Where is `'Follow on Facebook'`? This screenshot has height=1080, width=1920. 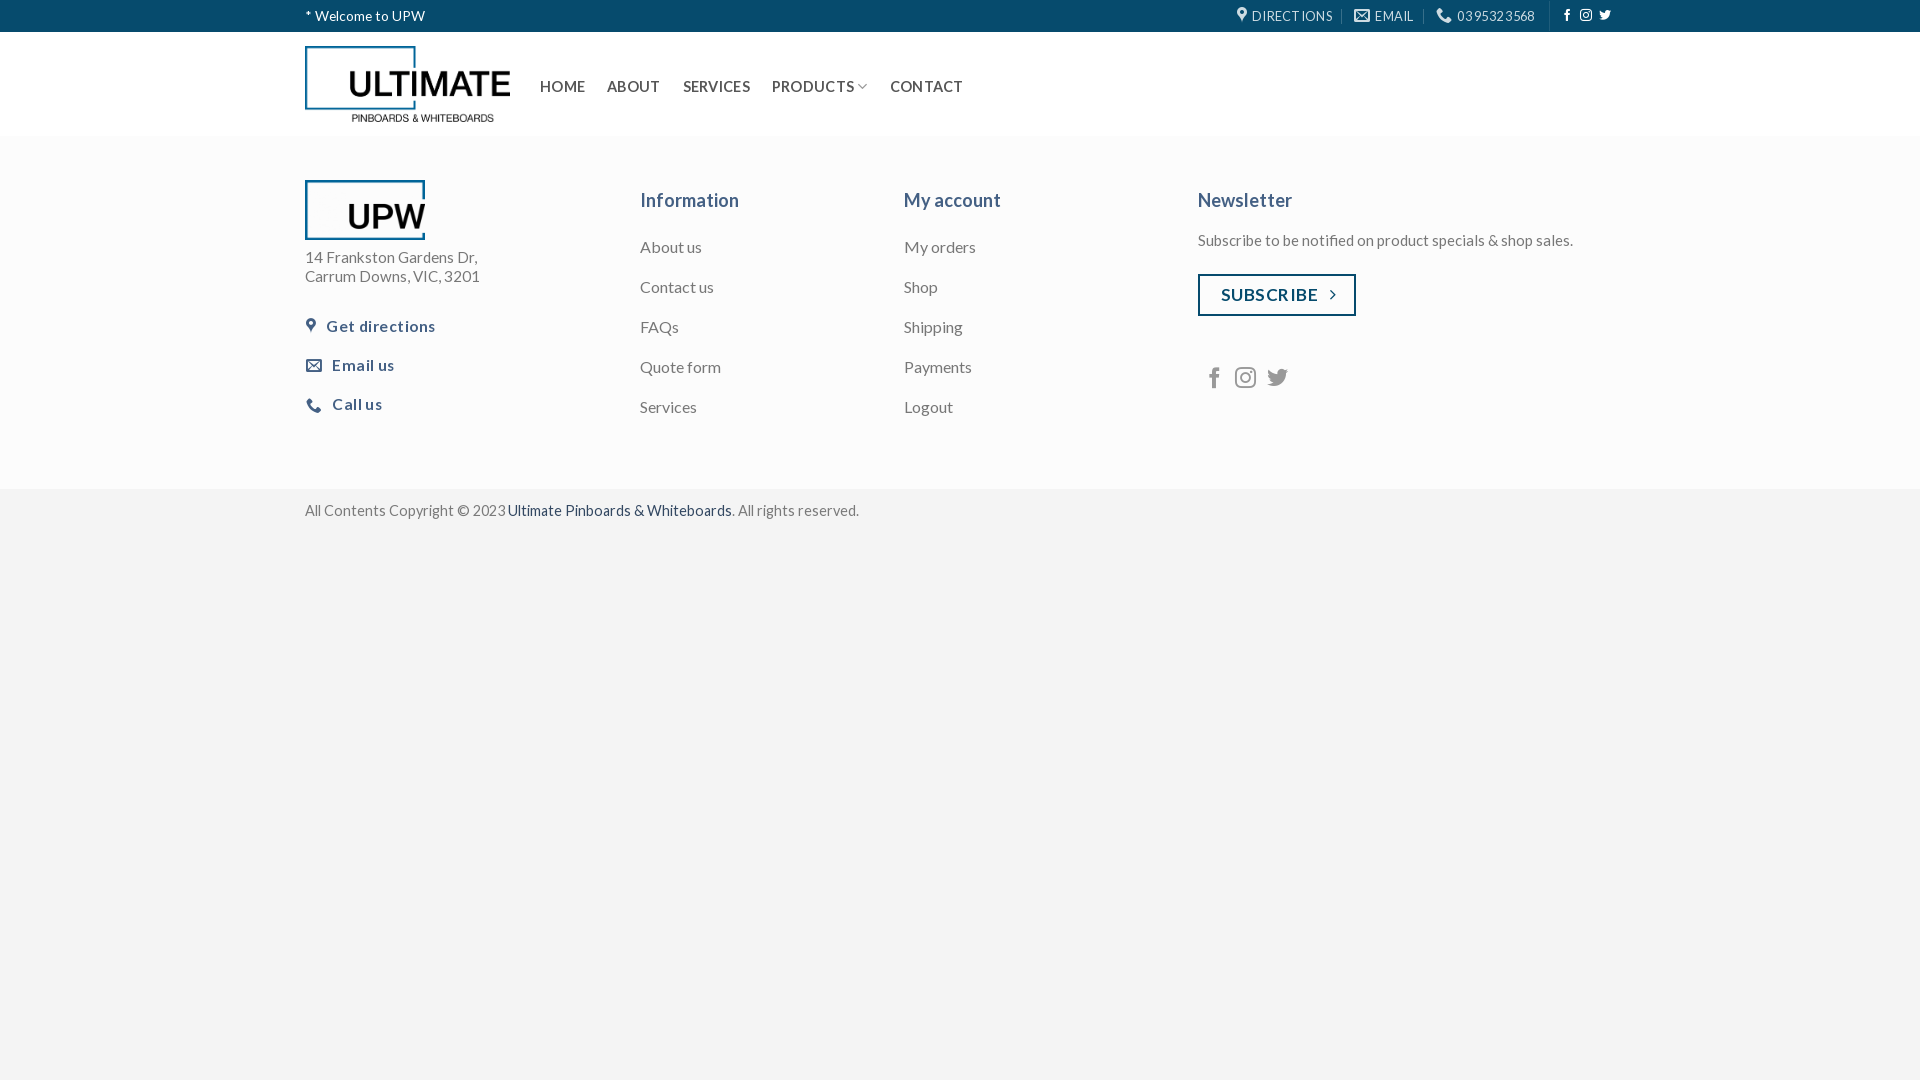
'Follow on Facebook' is located at coordinates (1213, 379).